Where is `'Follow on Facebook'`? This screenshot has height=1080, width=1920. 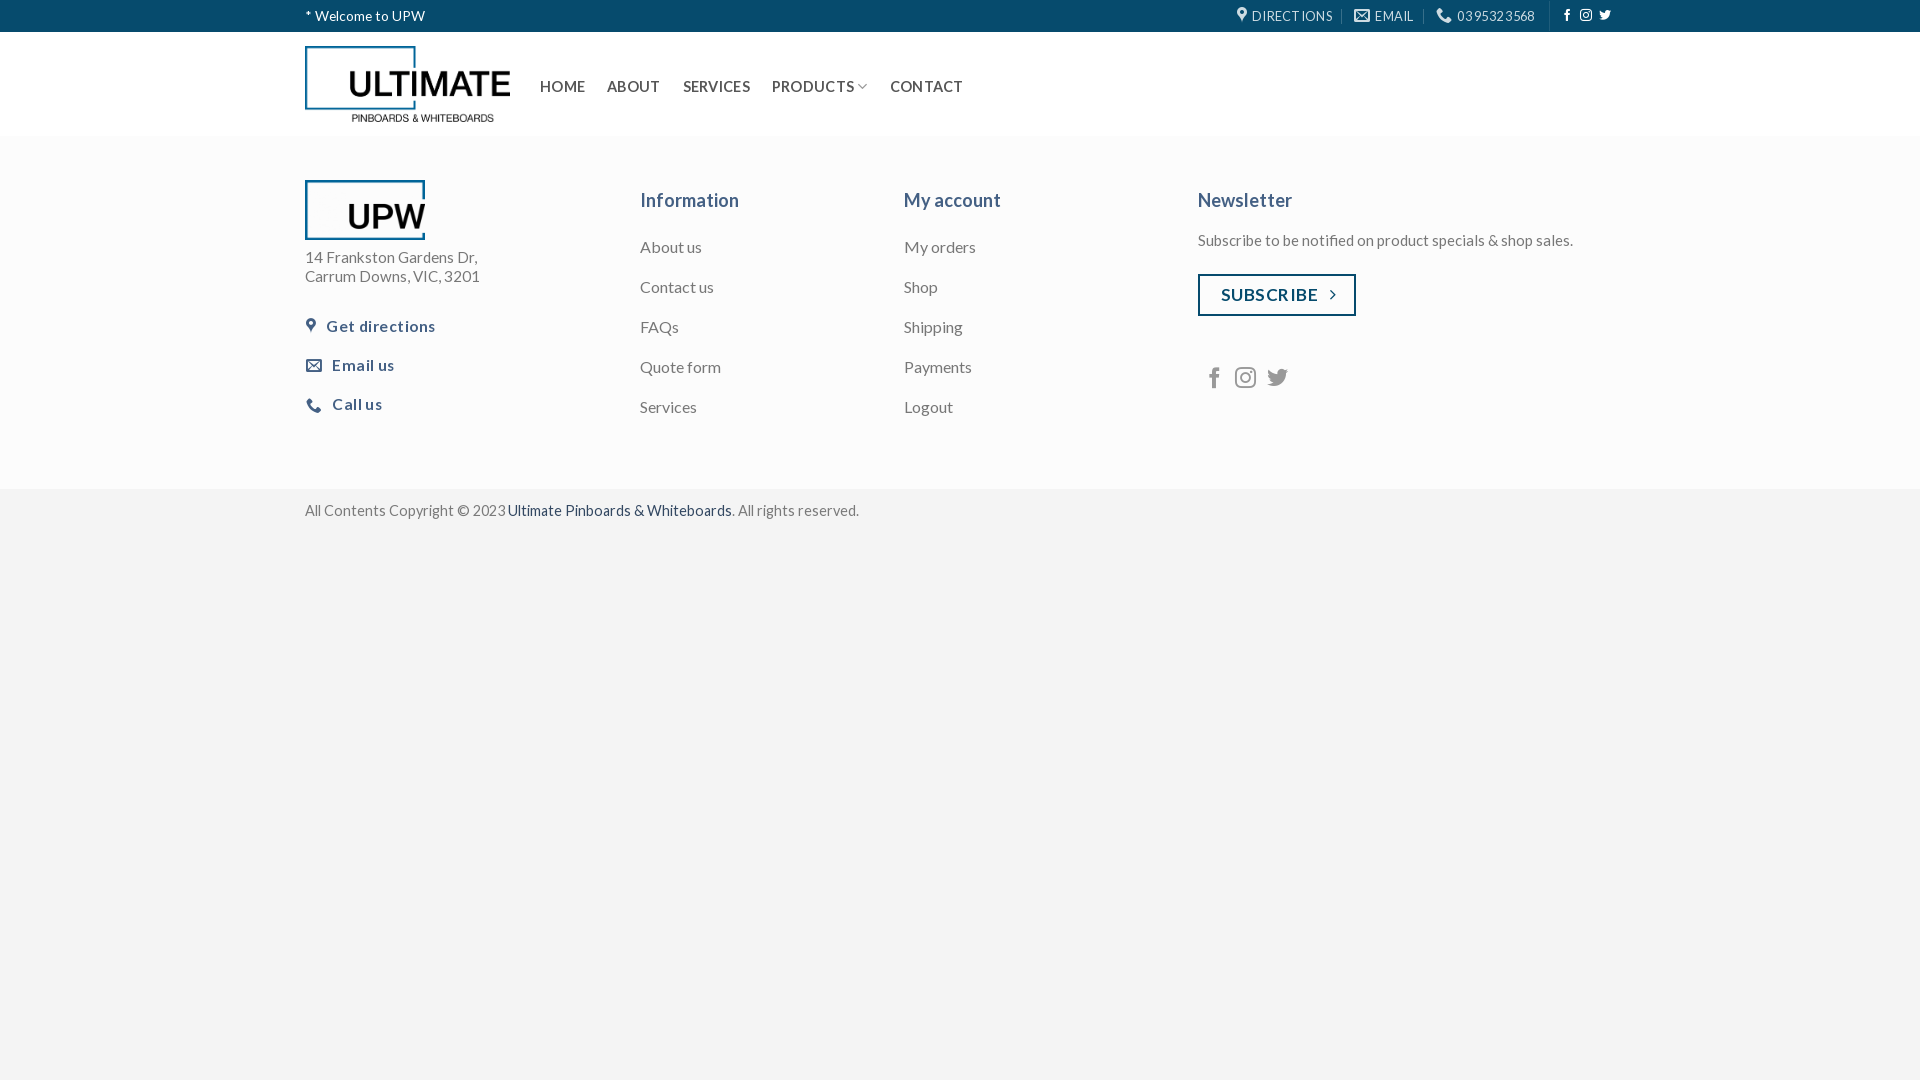
'Follow on Facebook' is located at coordinates (1213, 379).